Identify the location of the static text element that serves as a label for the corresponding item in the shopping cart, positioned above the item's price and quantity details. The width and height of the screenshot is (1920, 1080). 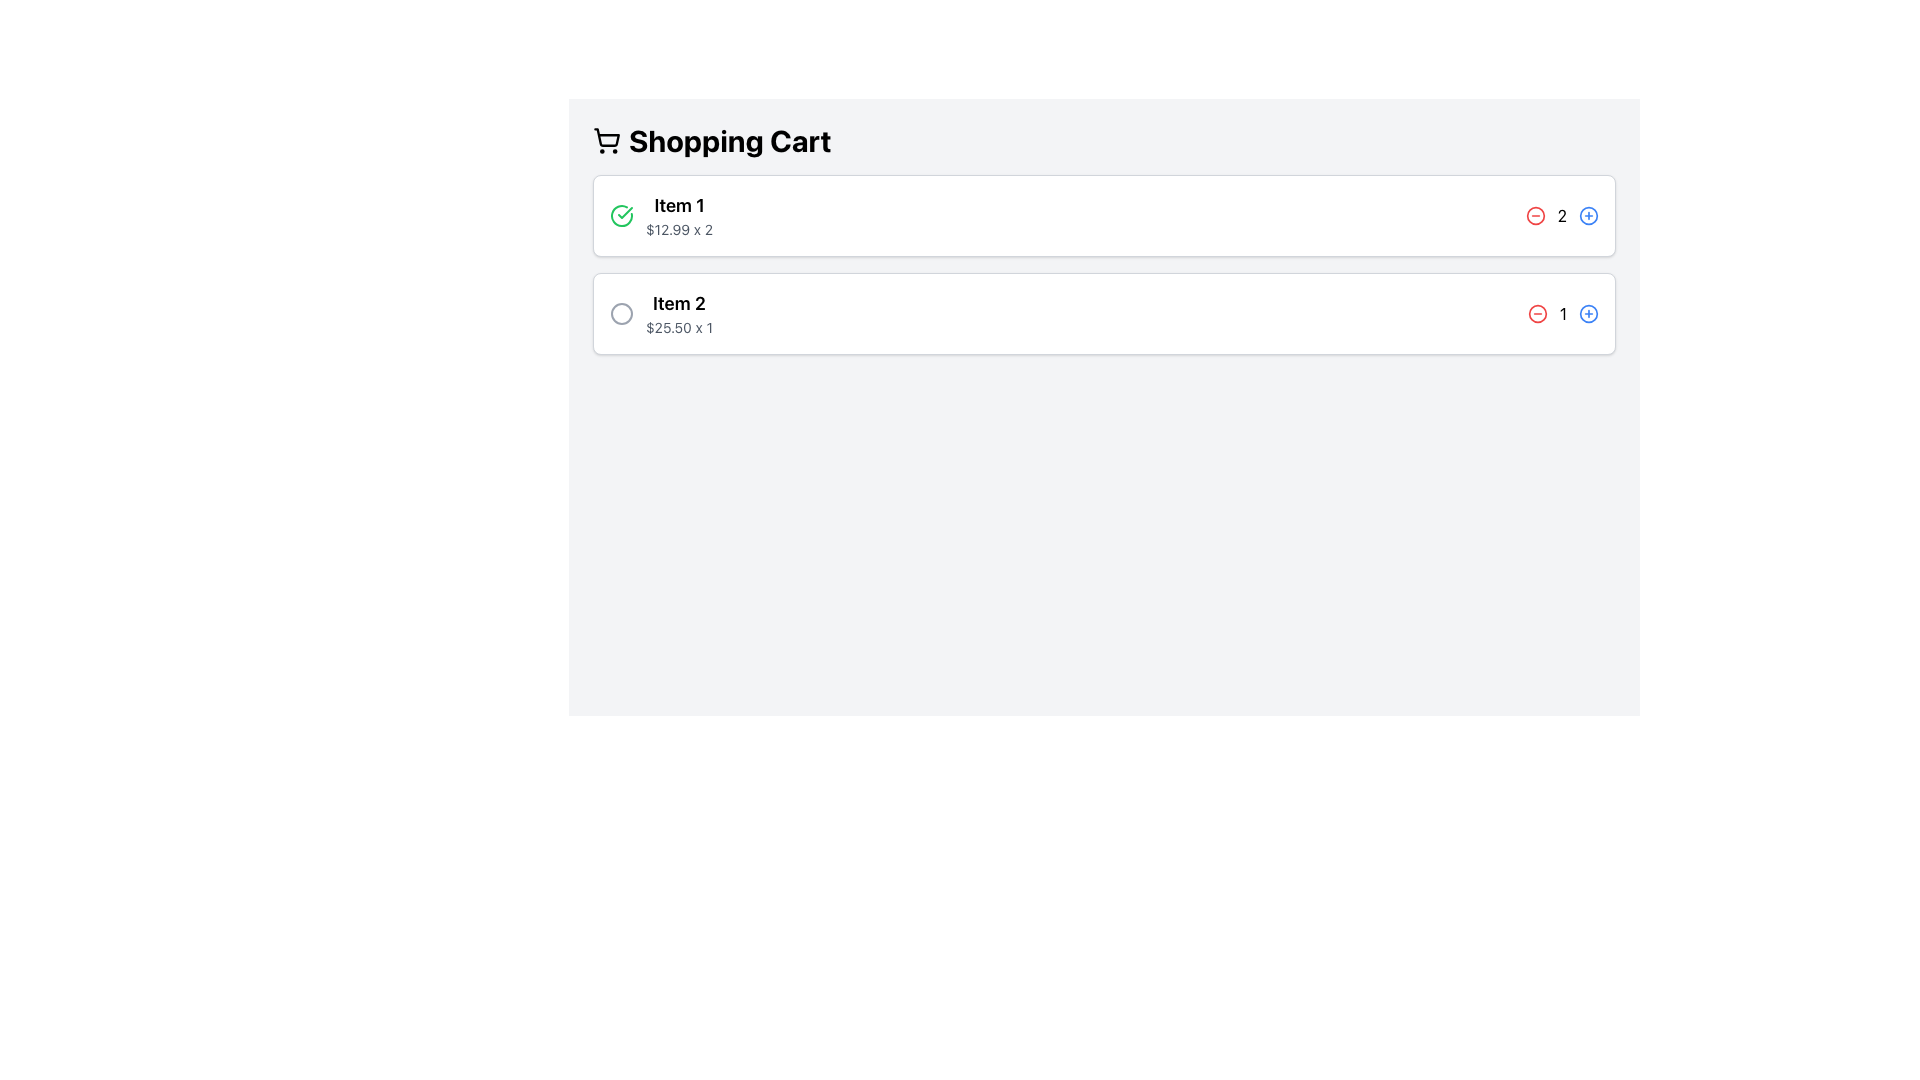
(679, 304).